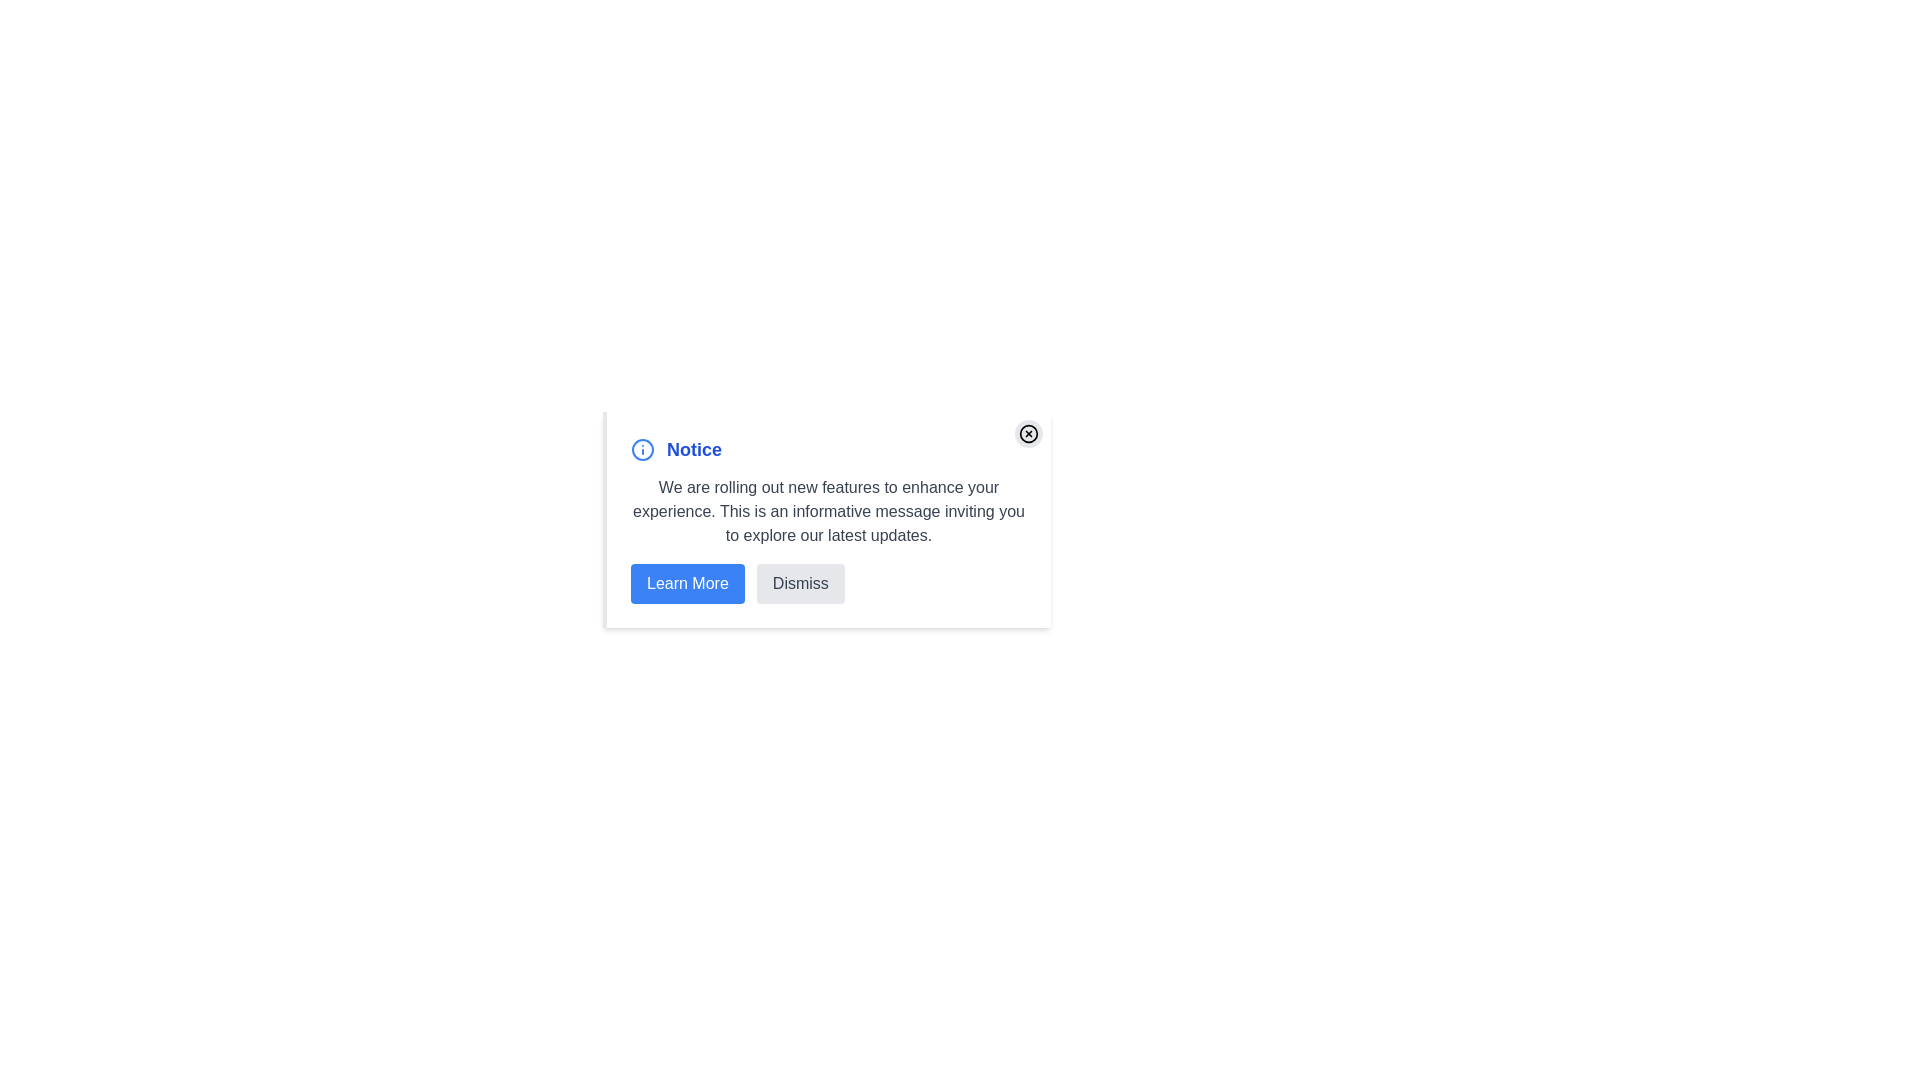 The height and width of the screenshot is (1080, 1920). What do you see at coordinates (1028, 433) in the screenshot?
I see `the close button in the top-right corner of the alert component` at bounding box center [1028, 433].